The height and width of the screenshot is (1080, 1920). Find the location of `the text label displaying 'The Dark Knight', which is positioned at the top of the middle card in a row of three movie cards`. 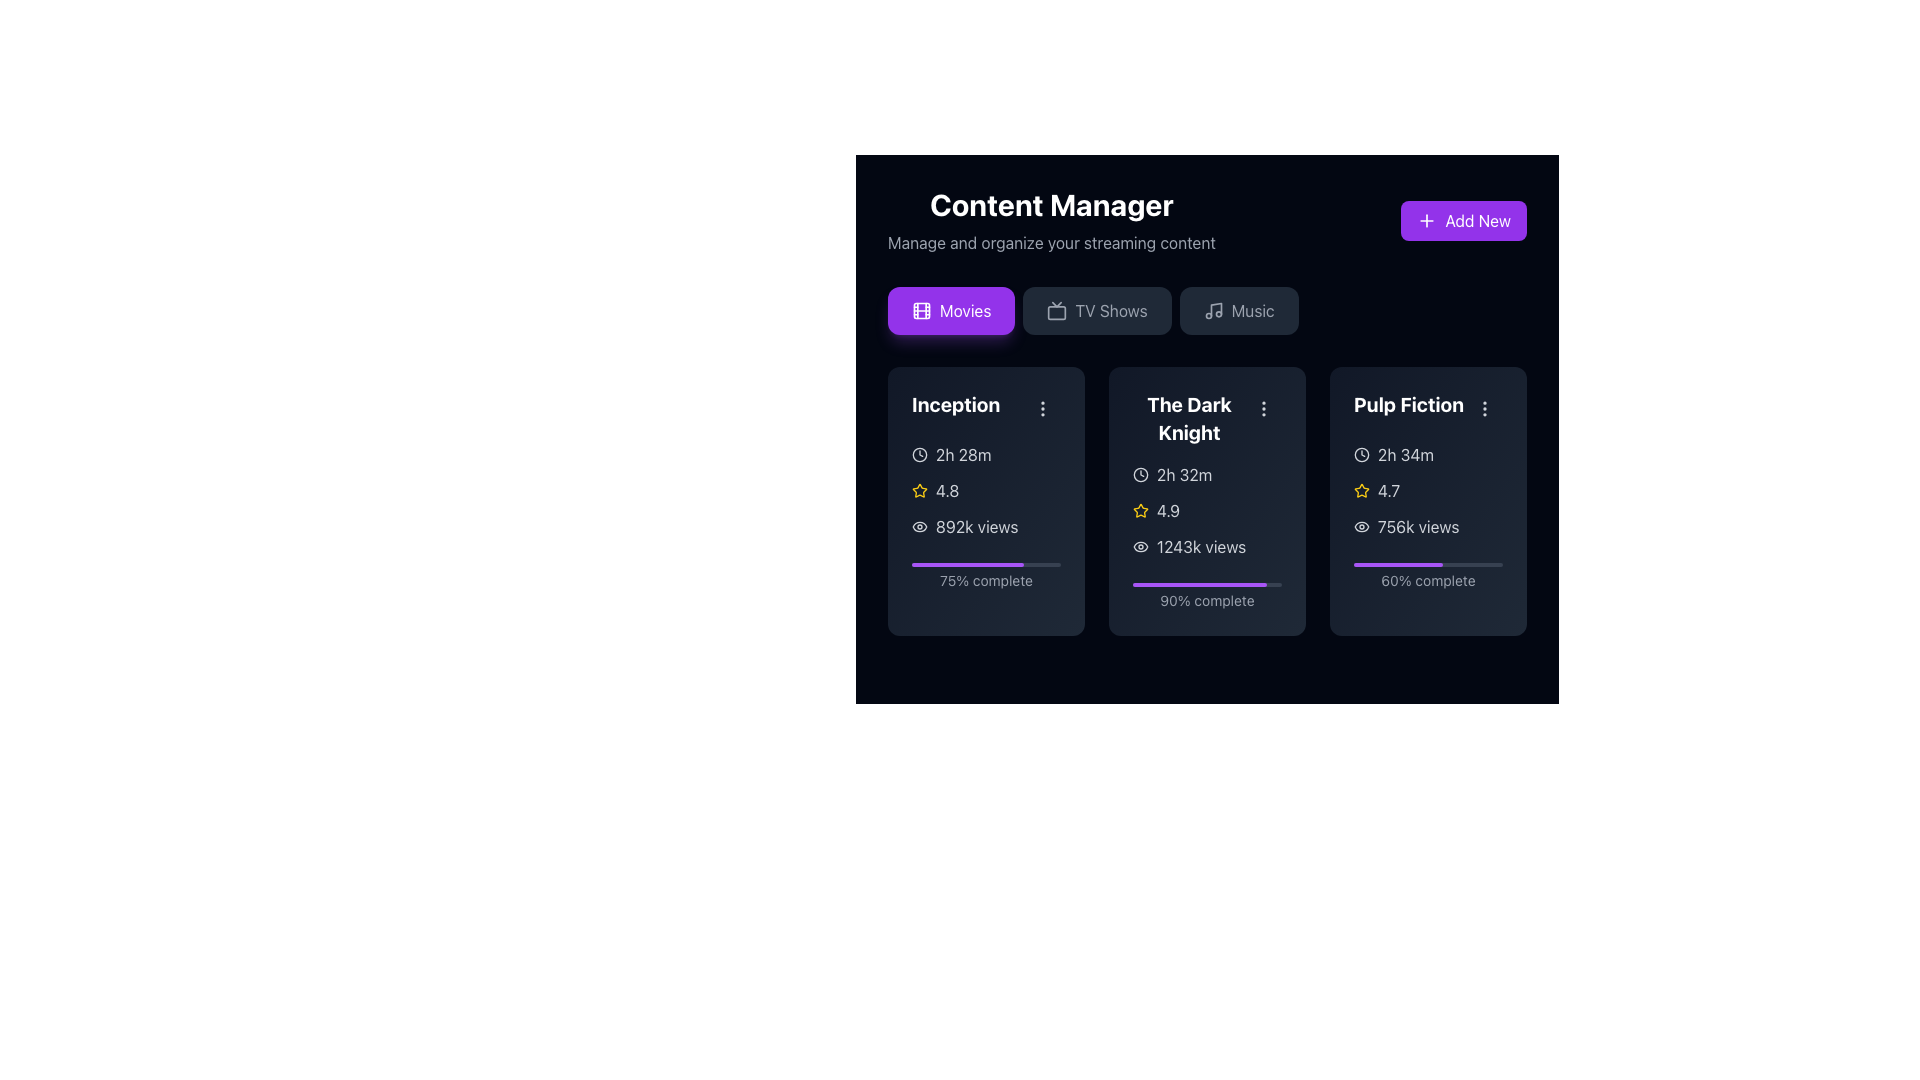

the text label displaying 'The Dark Knight', which is positioned at the top of the middle card in a row of three movie cards is located at coordinates (1206, 418).